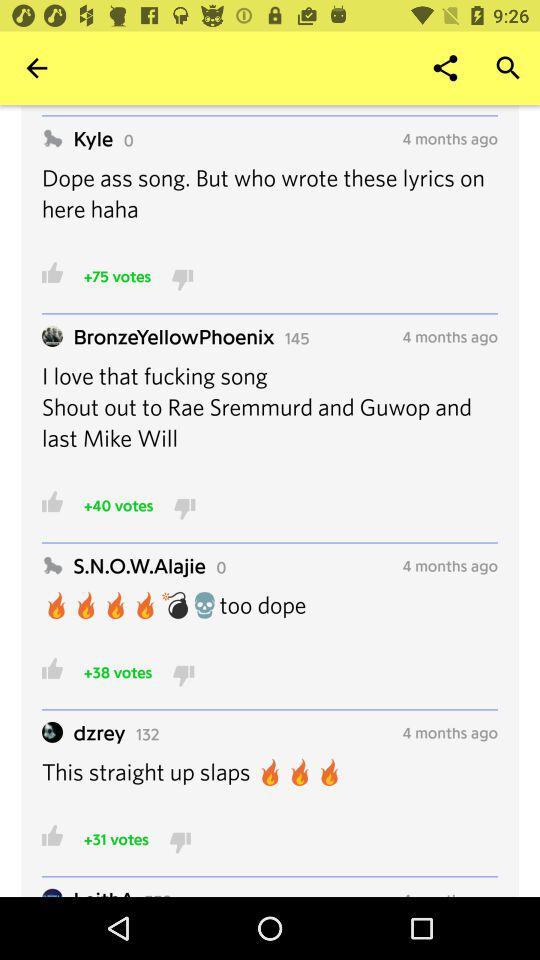 The height and width of the screenshot is (960, 540). What do you see at coordinates (270, 418) in the screenshot?
I see `i love that item` at bounding box center [270, 418].